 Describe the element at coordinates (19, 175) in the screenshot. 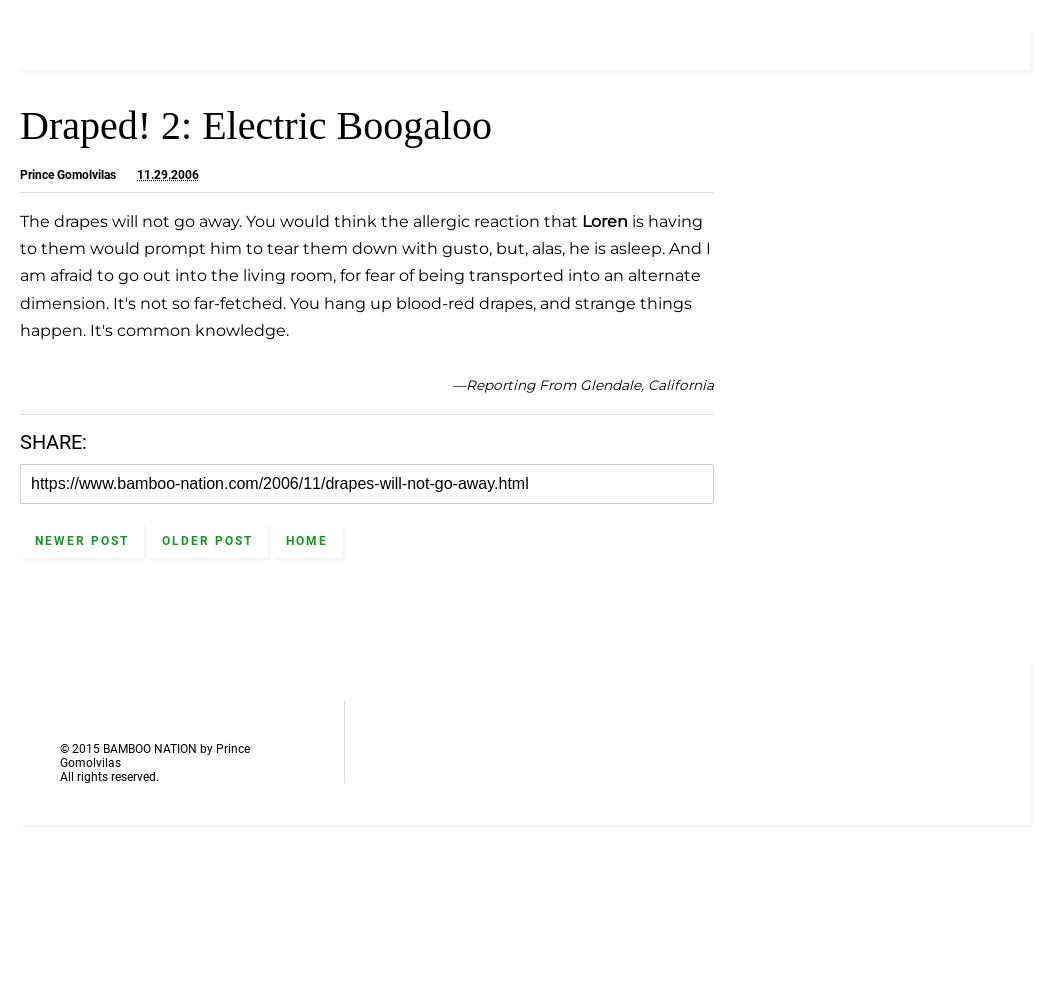

I see `'Prince Gomolvilas'` at that location.